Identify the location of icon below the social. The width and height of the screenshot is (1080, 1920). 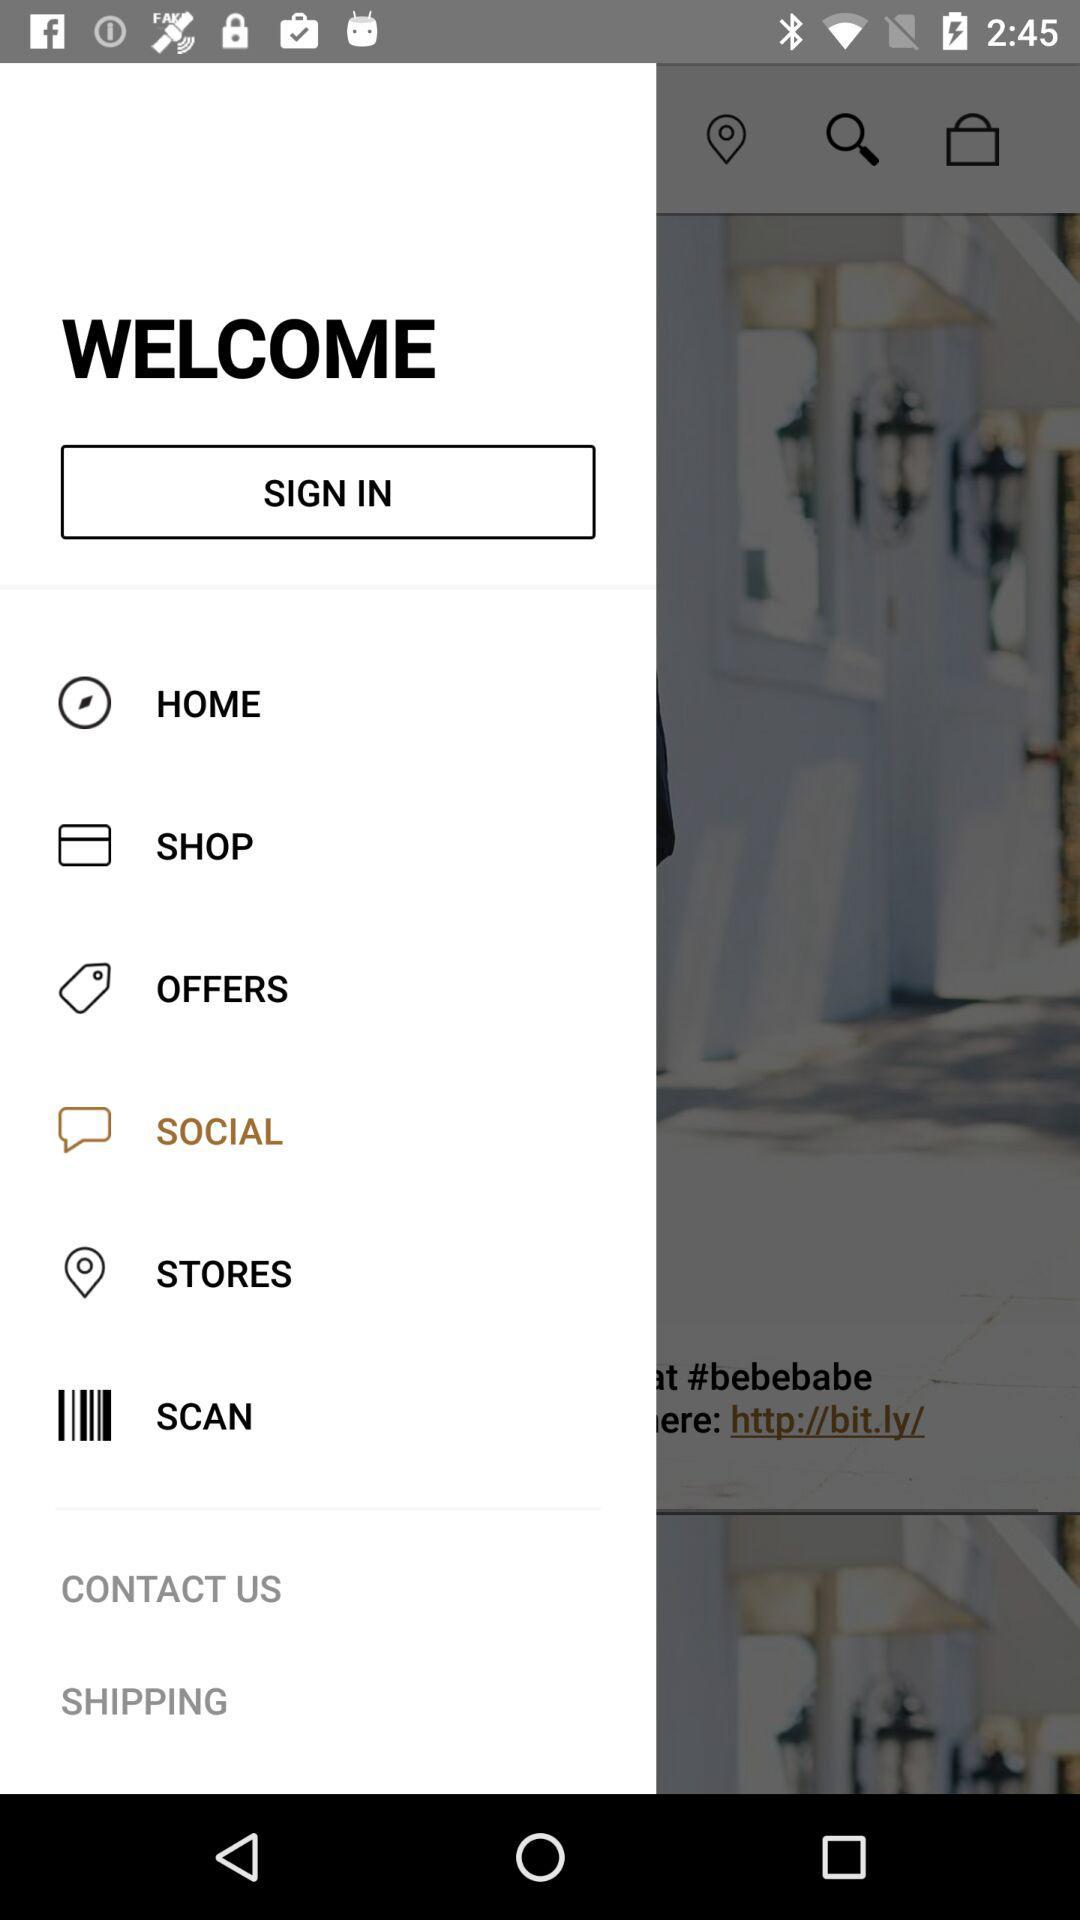
(622, 1417).